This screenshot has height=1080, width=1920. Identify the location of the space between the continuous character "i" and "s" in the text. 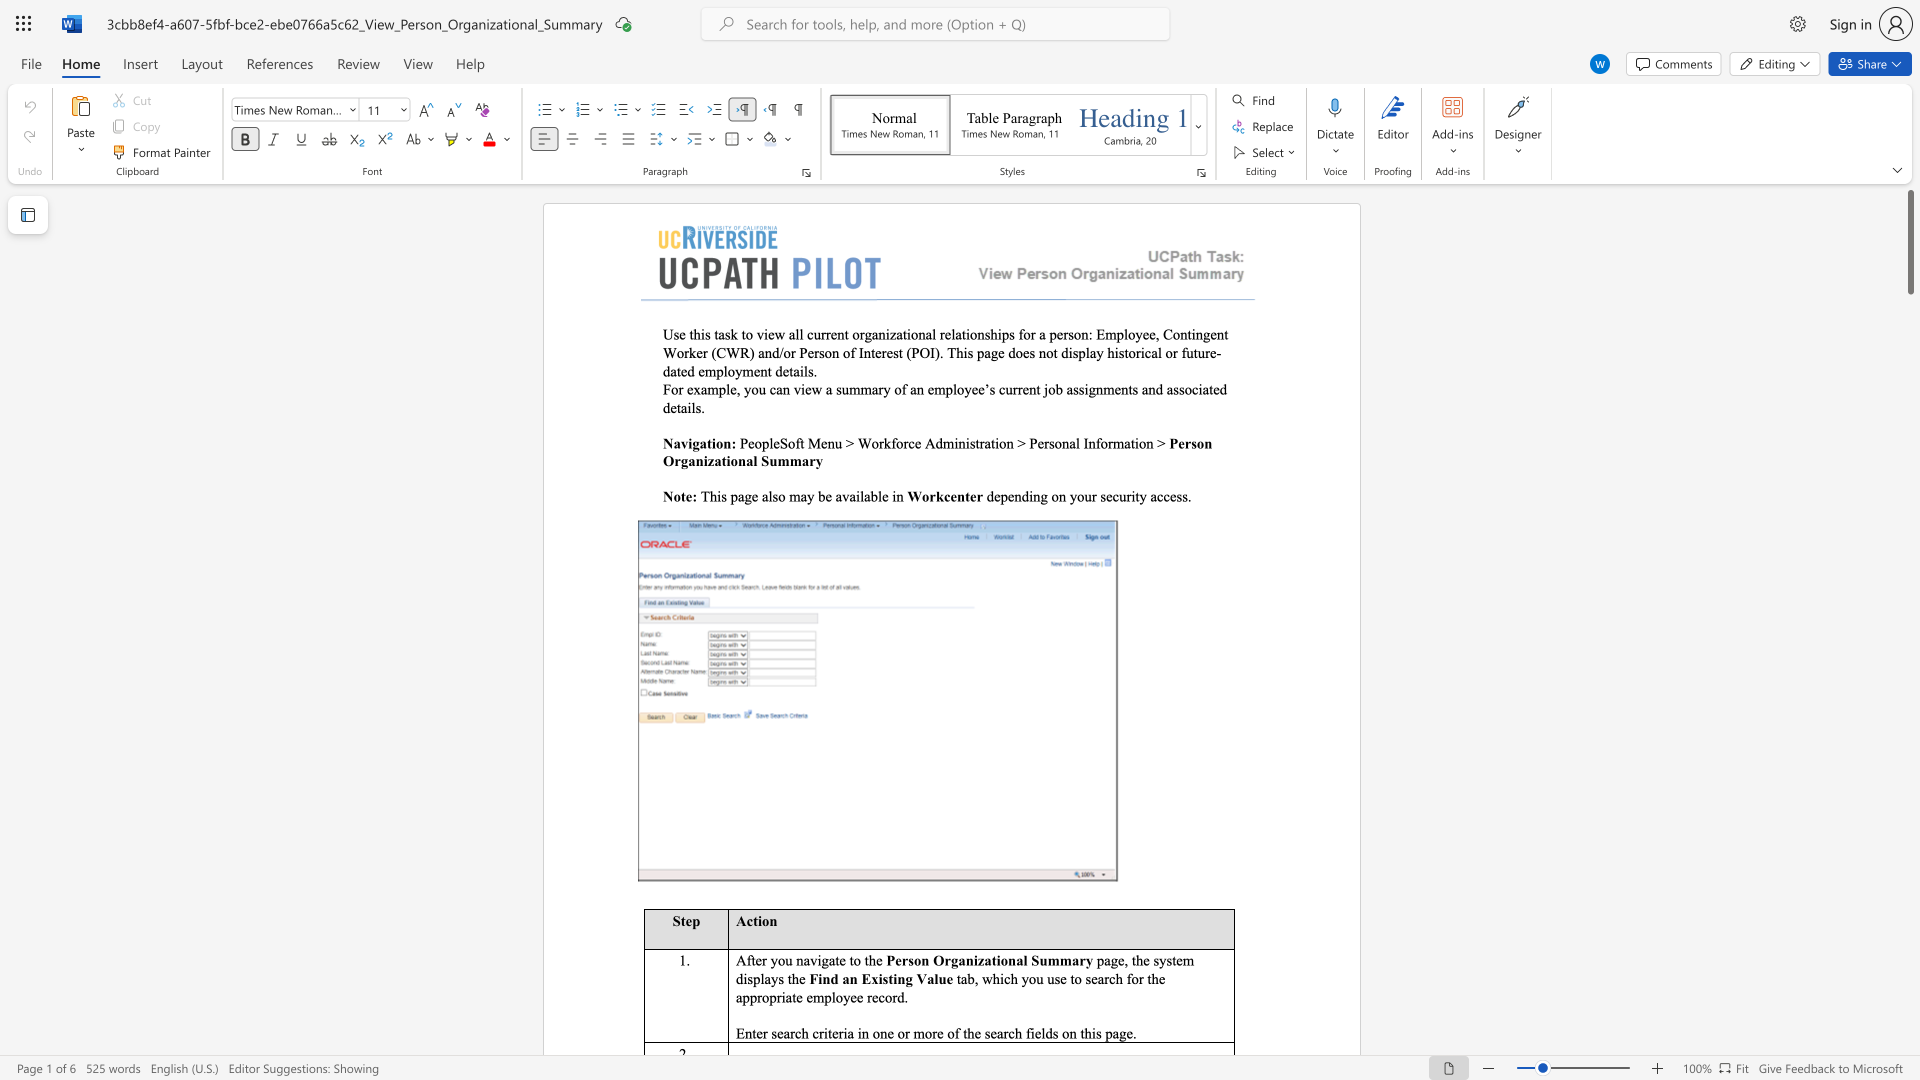
(720, 495).